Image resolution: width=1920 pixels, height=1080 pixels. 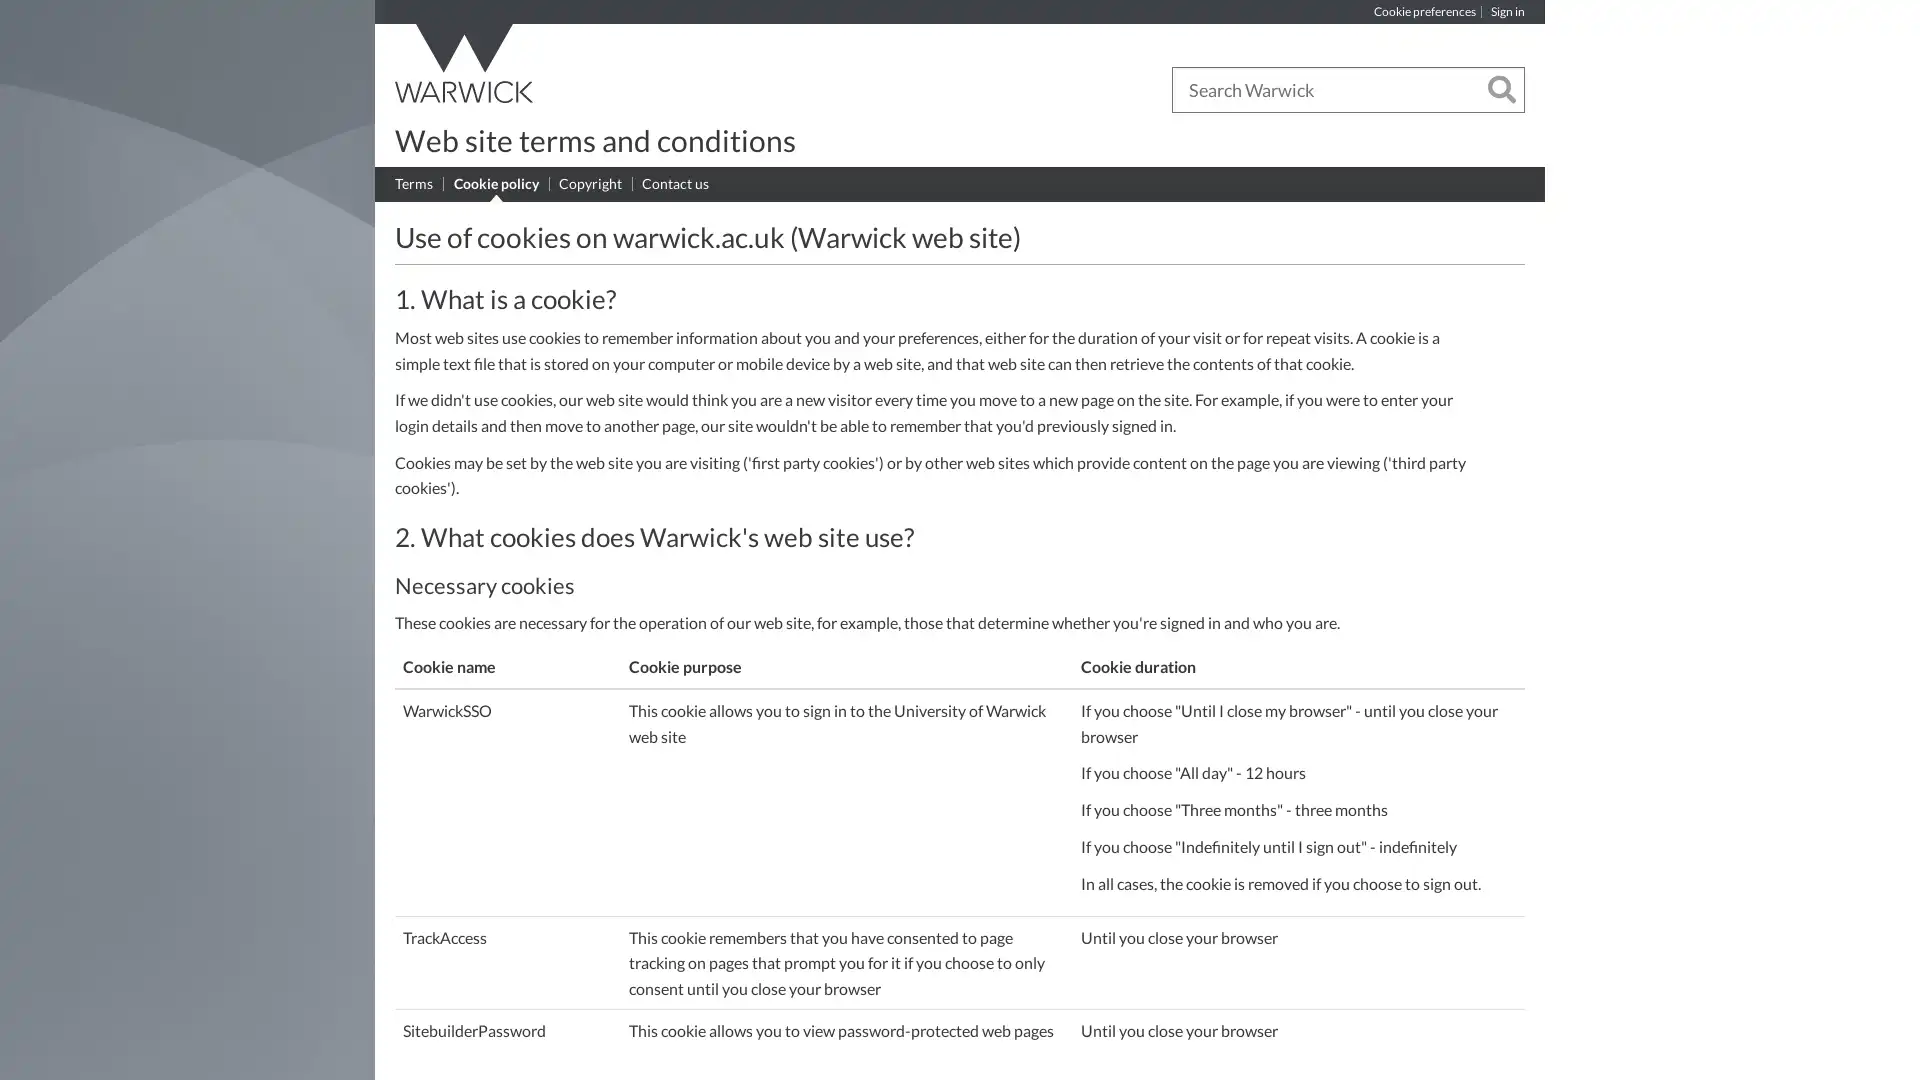 I want to click on Search, so click(x=1501, y=91).